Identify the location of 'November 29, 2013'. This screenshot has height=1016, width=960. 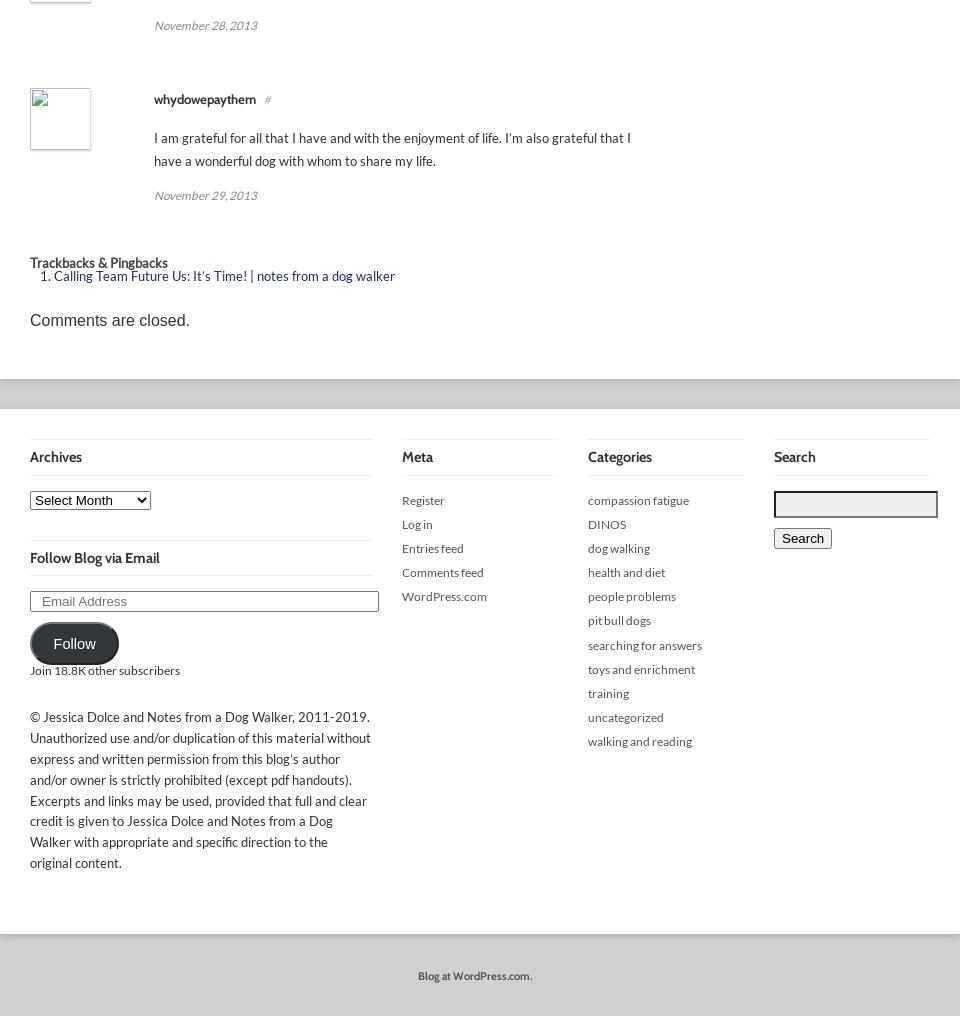
(205, 193).